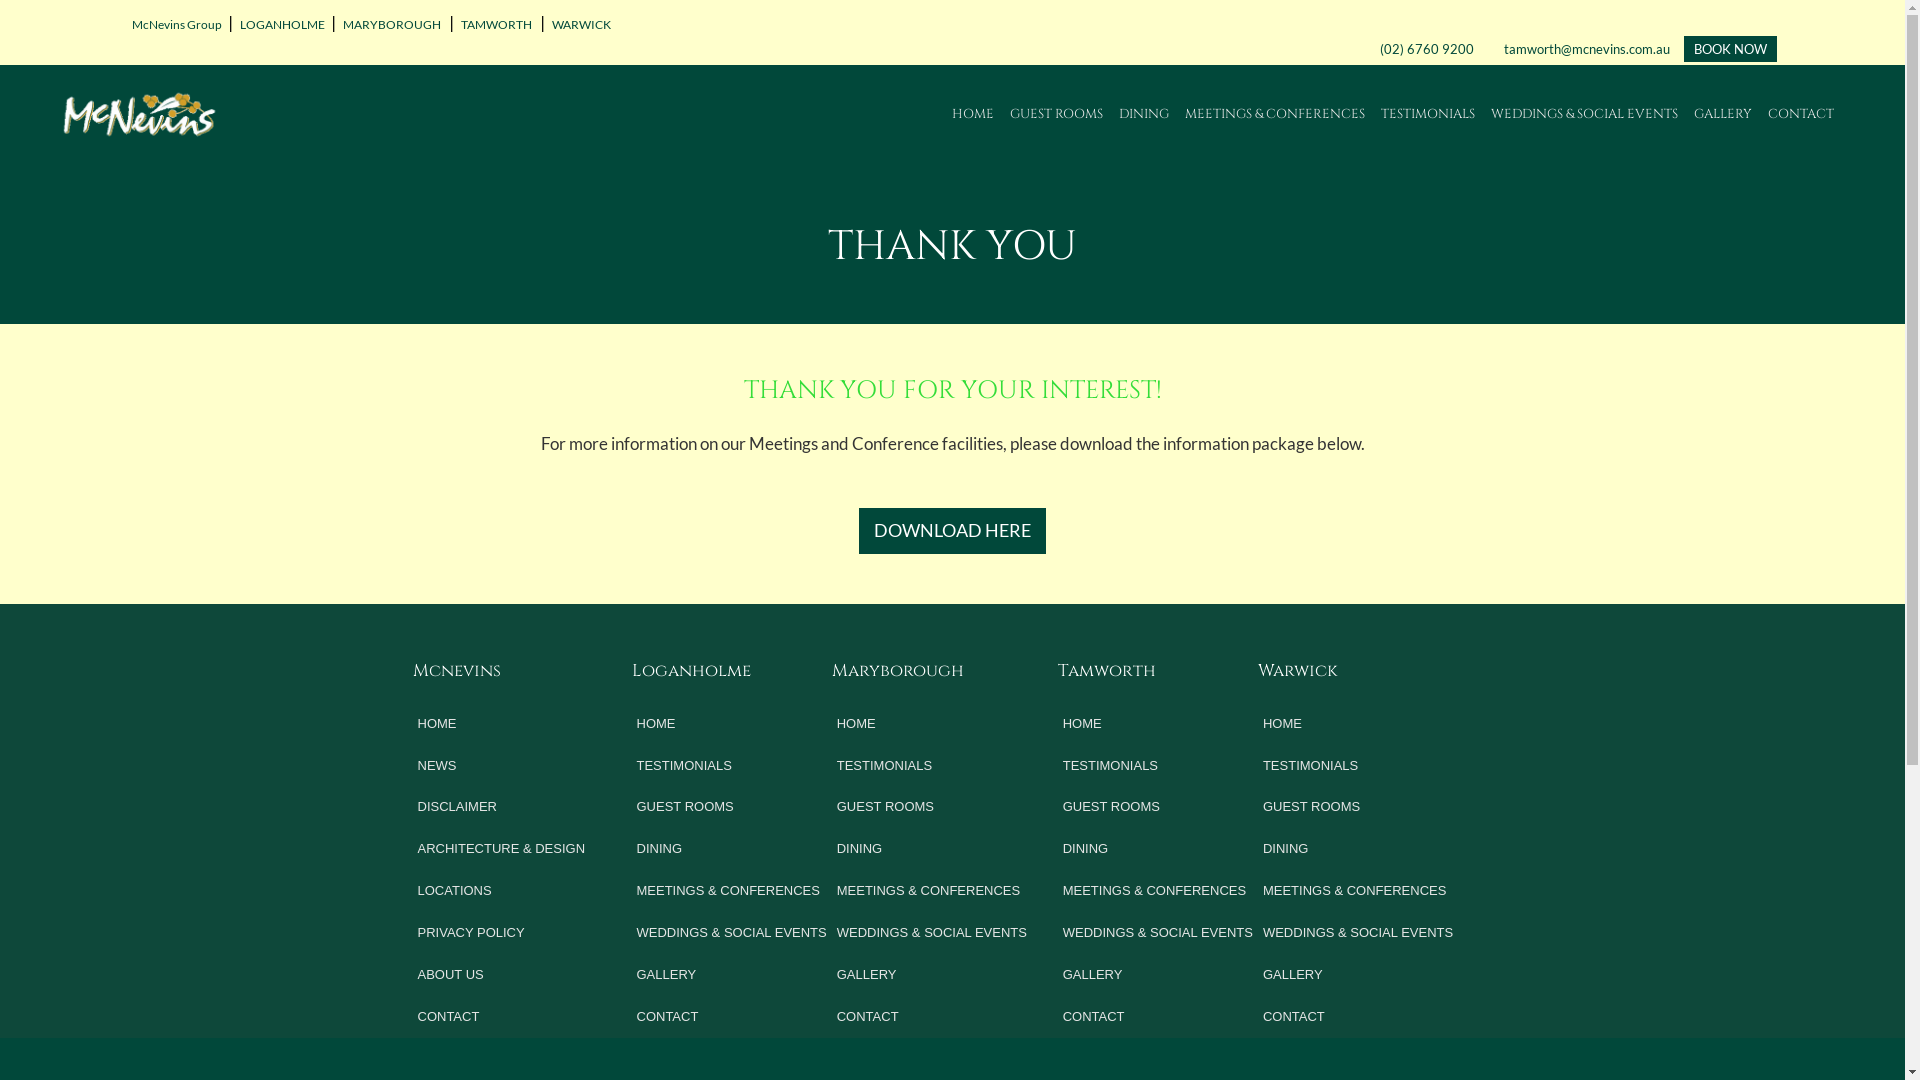 This screenshot has width=1920, height=1080. Describe the element at coordinates (411, 890) in the screenshot. I see `'LOCATIONS'` at that location.